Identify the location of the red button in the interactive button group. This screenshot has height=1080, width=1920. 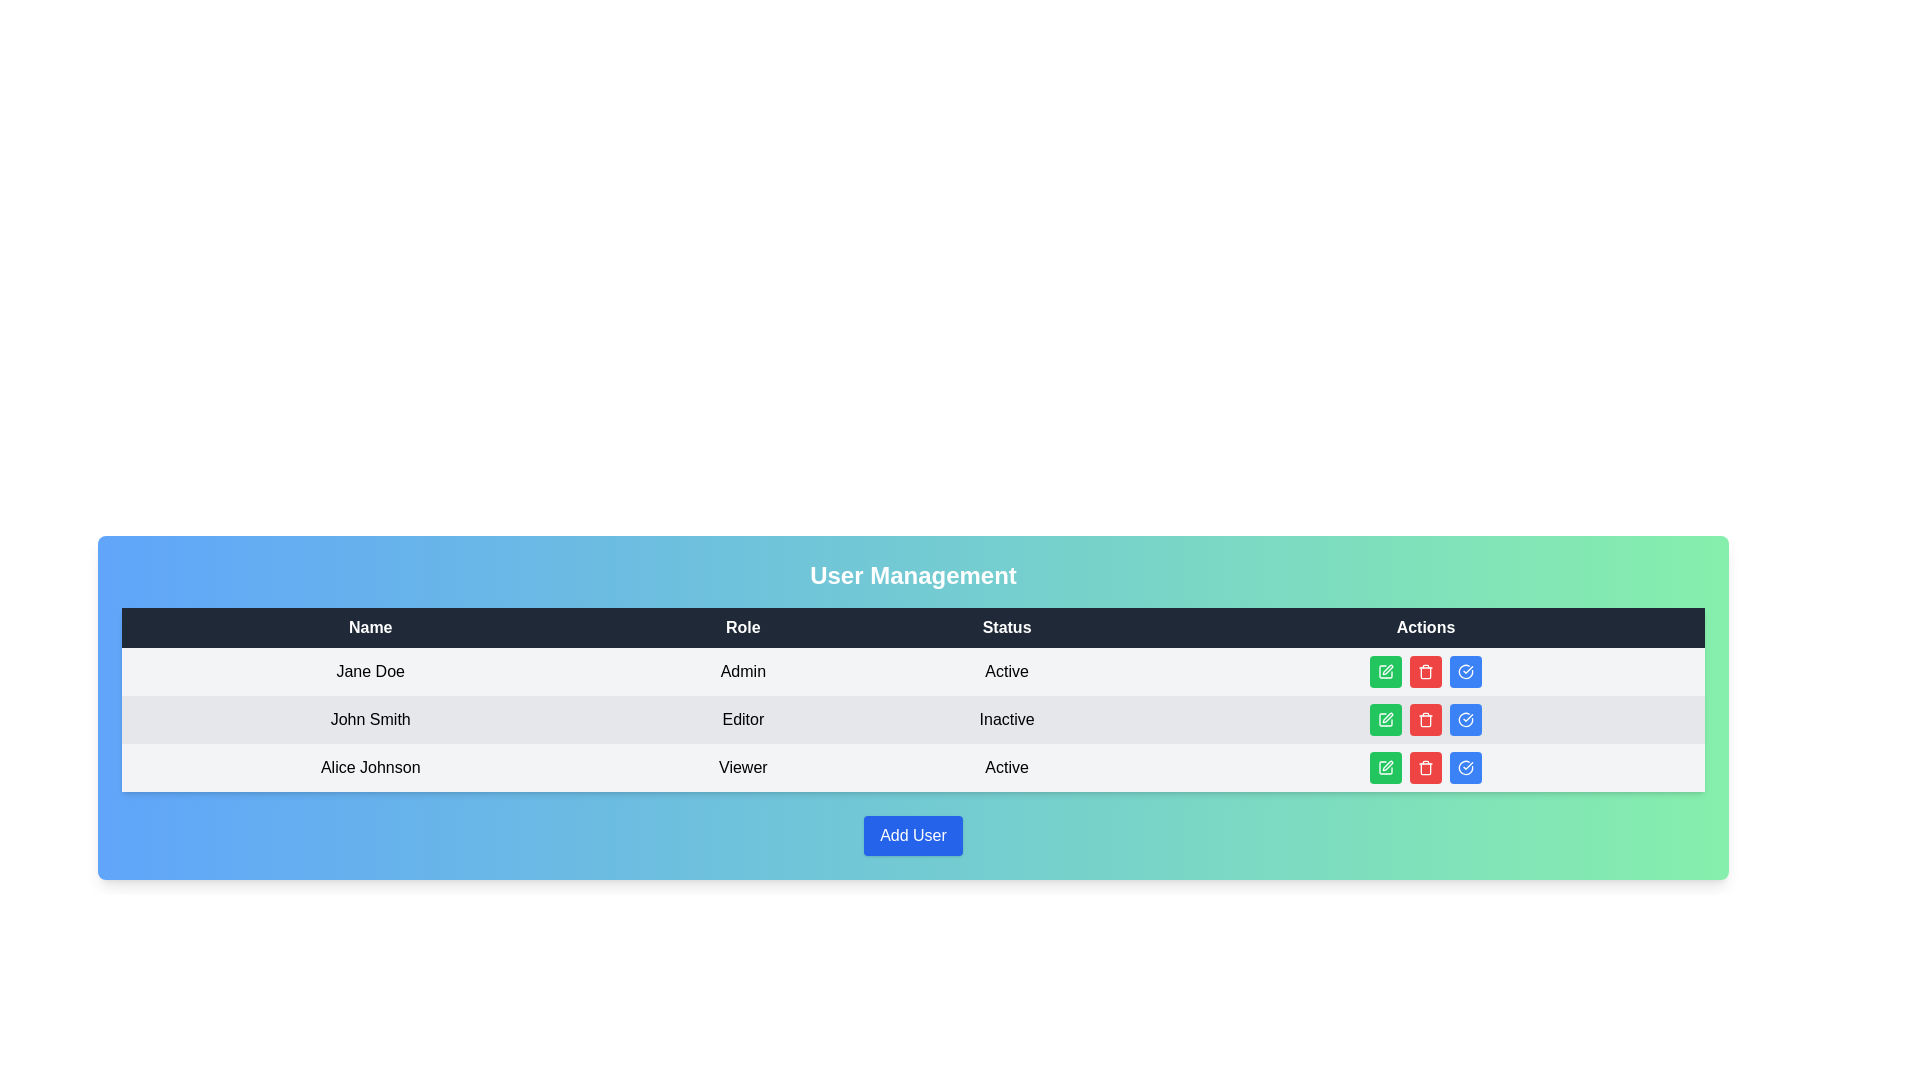
(1424, 766).